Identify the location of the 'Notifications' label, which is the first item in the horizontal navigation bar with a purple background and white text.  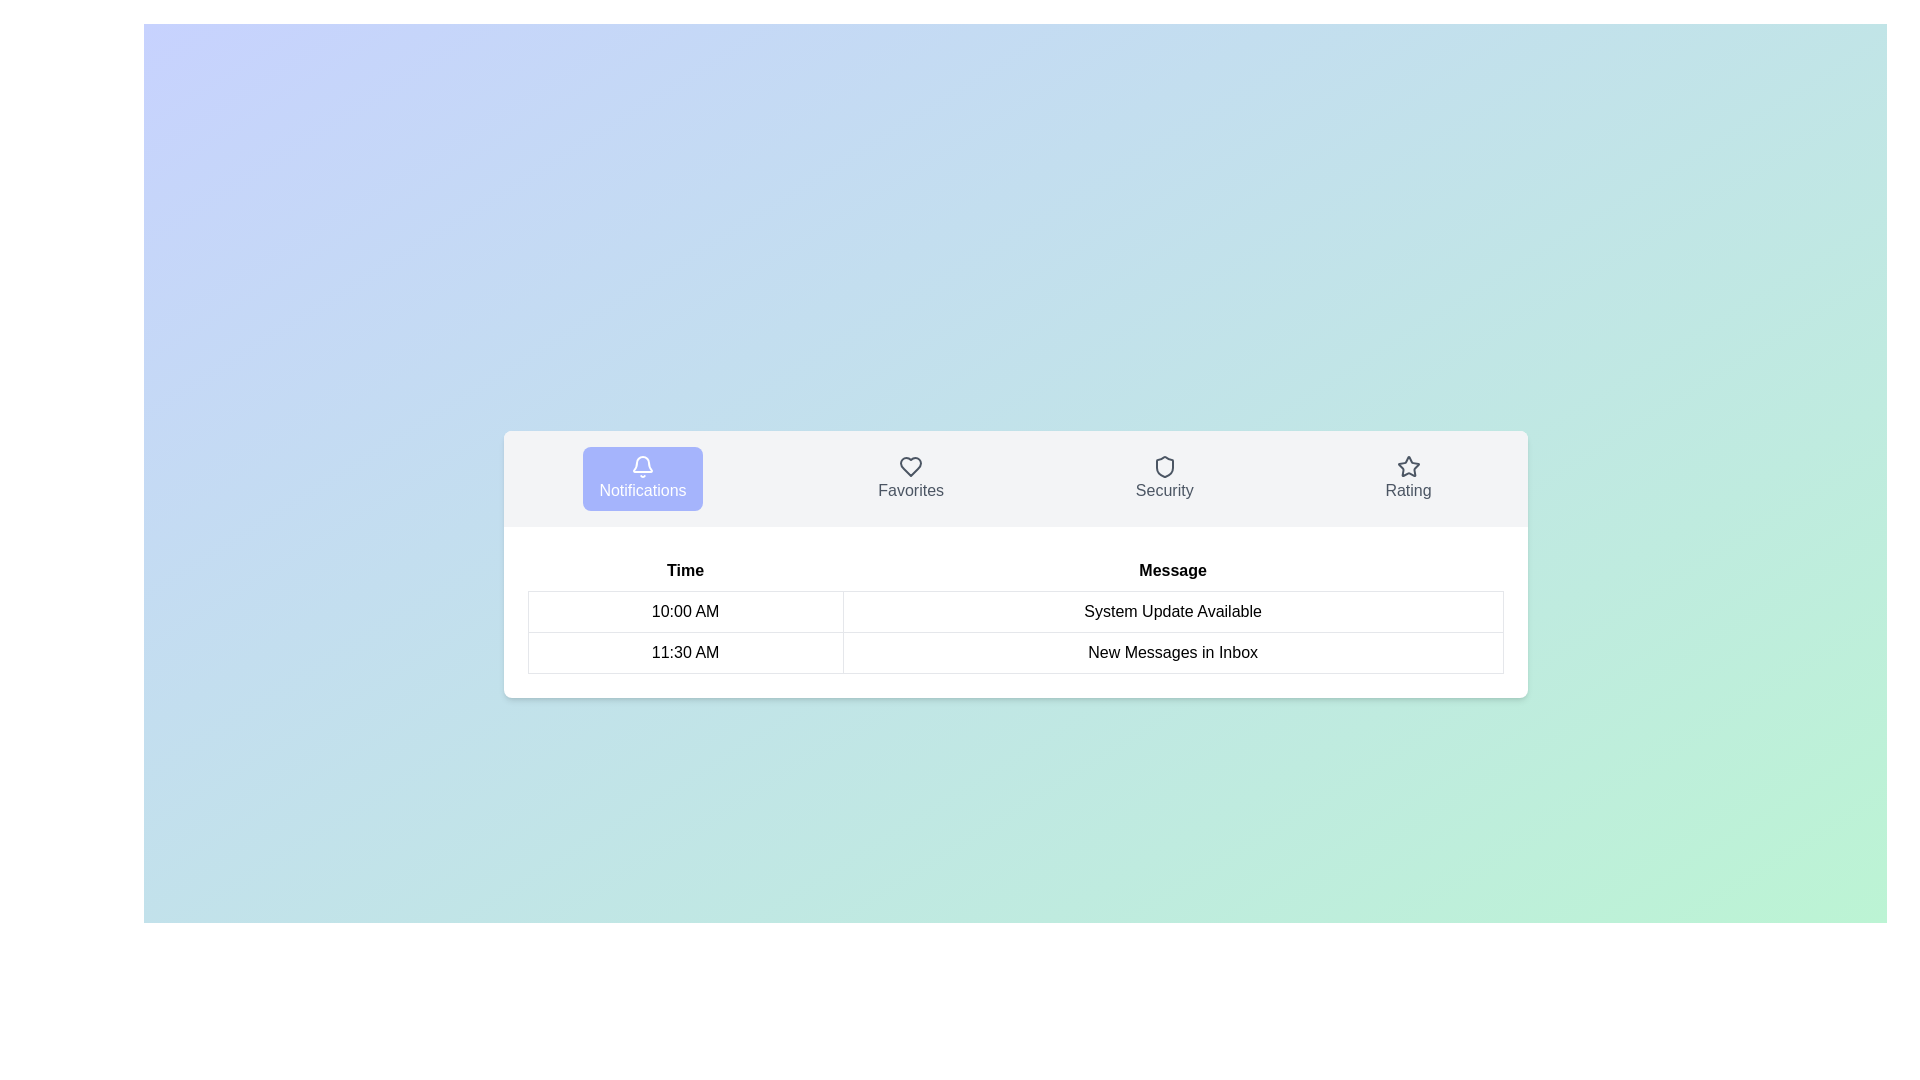
(643, 490).